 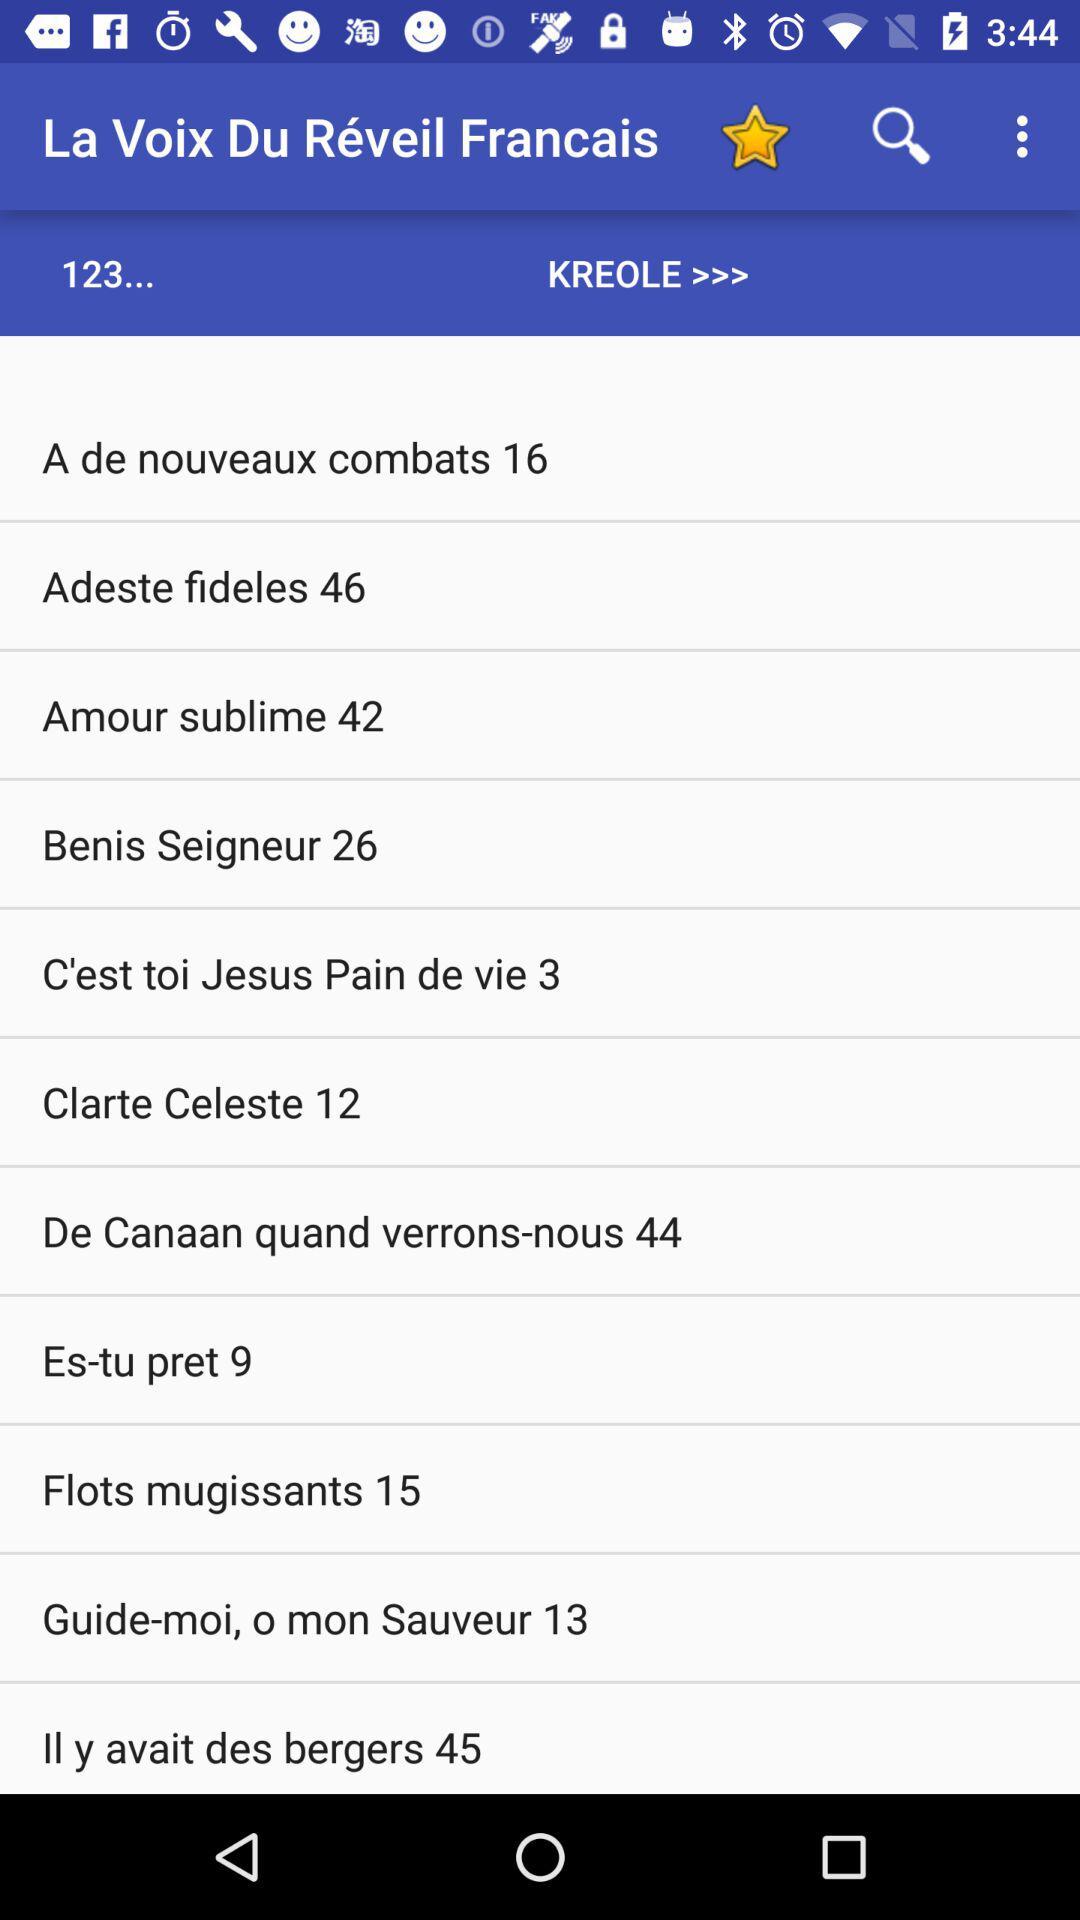 I want to click on the icon below adeste fideles 46, so click(x=540, y=714).